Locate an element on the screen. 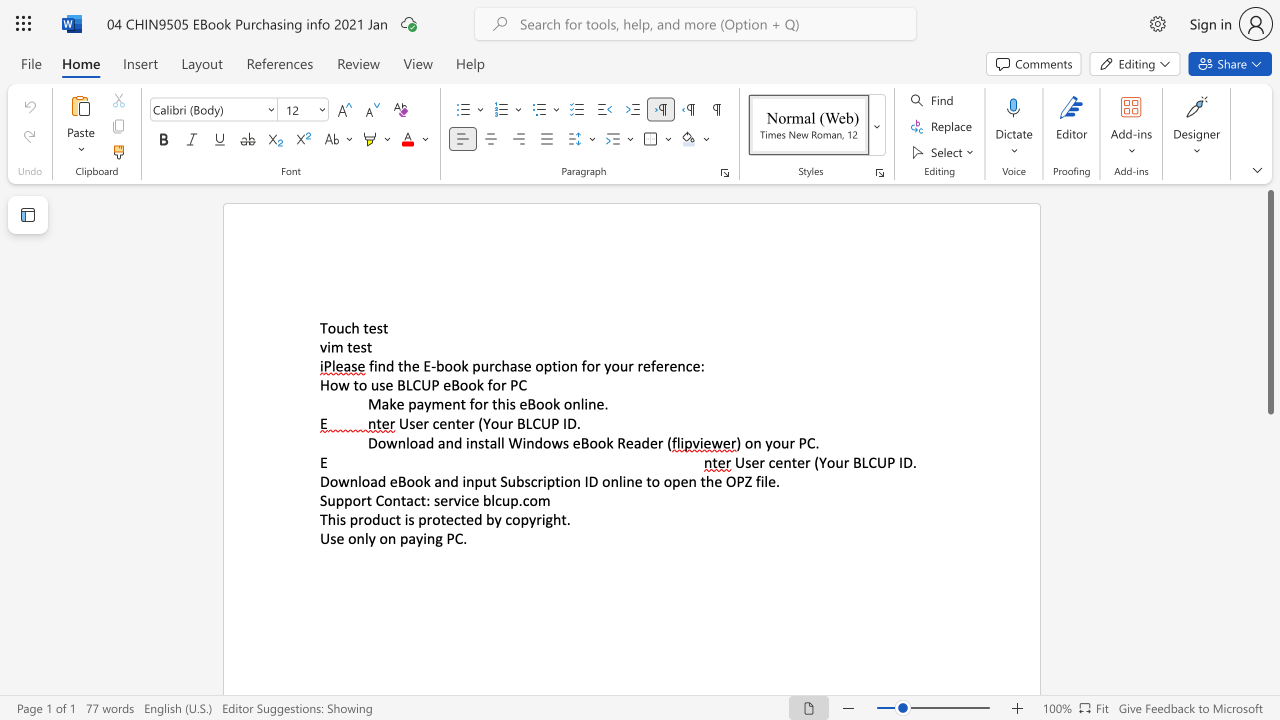 Image resolution: width=1280 pixels, height=720 pixels. the 1th character "P" in the text is located at coordinates (434, 385).